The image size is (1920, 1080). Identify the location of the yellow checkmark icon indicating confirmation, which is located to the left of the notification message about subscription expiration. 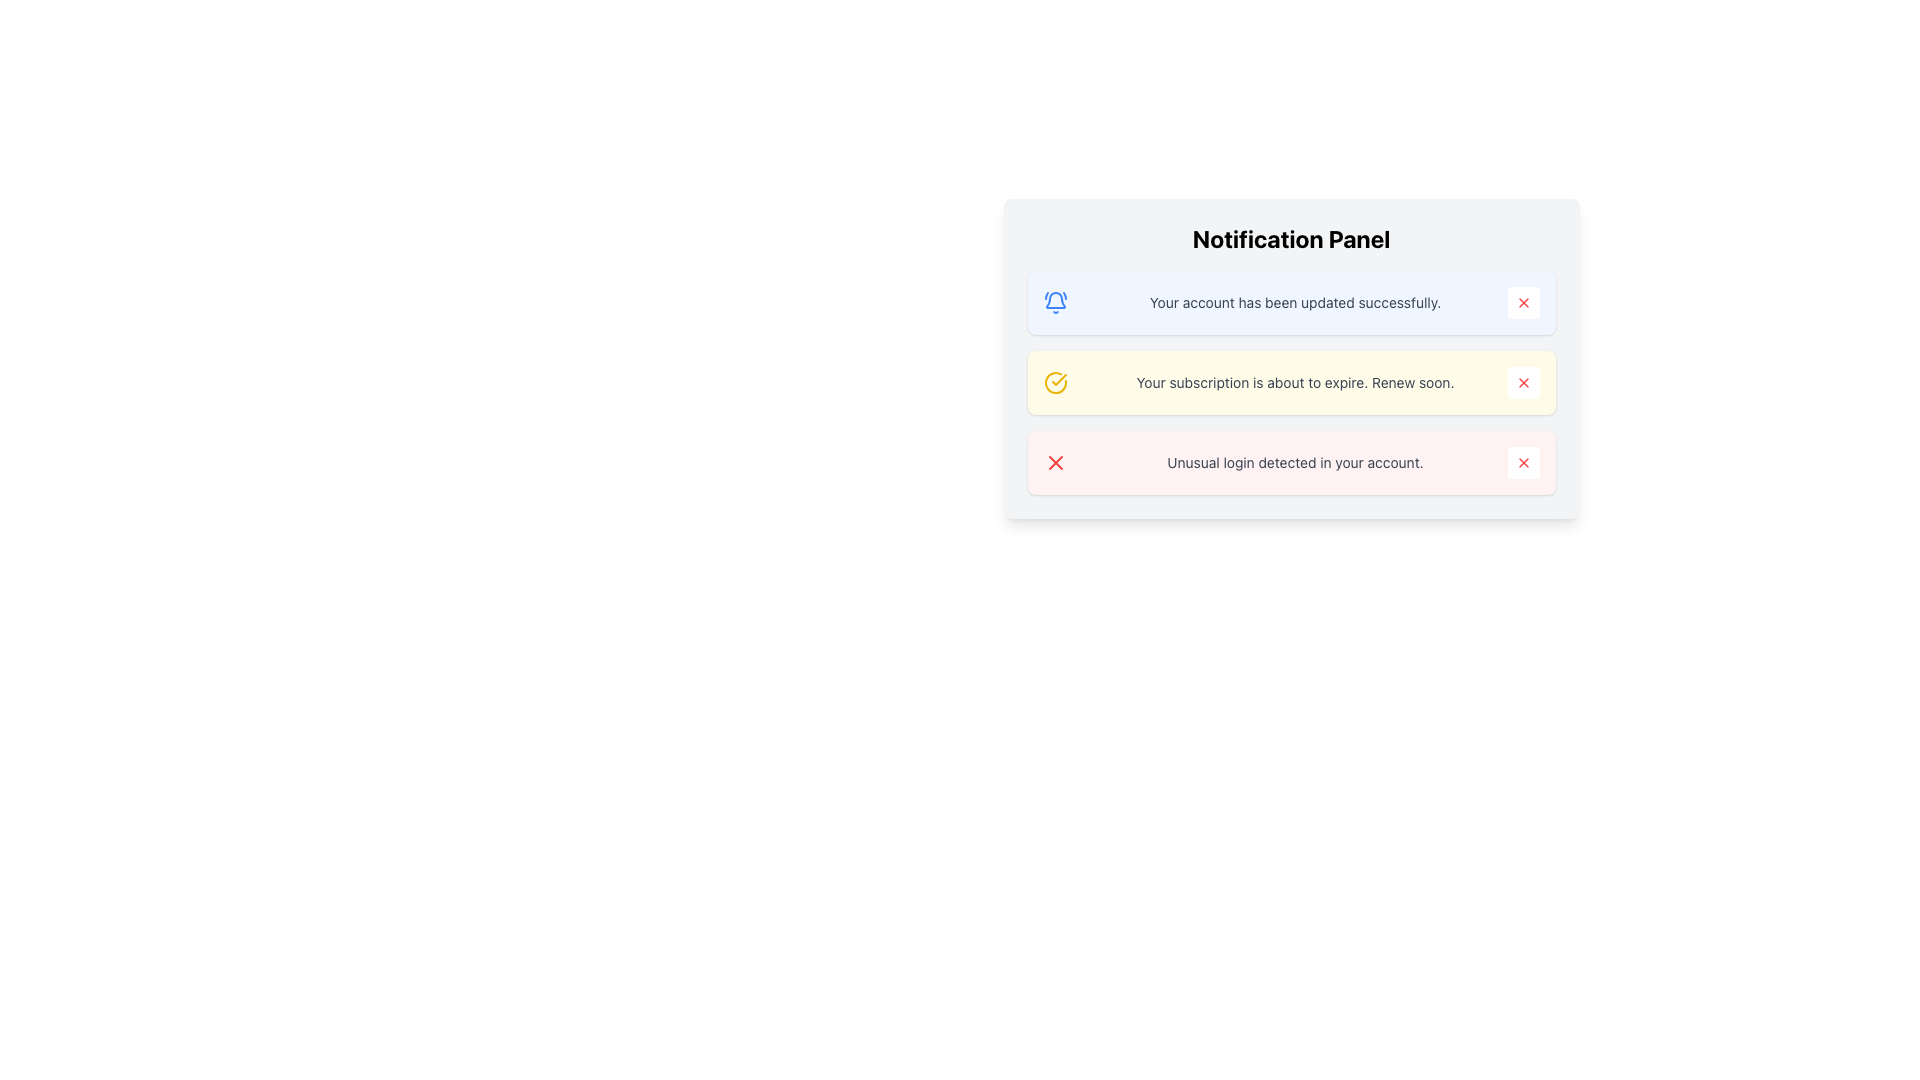
(1058, 380).